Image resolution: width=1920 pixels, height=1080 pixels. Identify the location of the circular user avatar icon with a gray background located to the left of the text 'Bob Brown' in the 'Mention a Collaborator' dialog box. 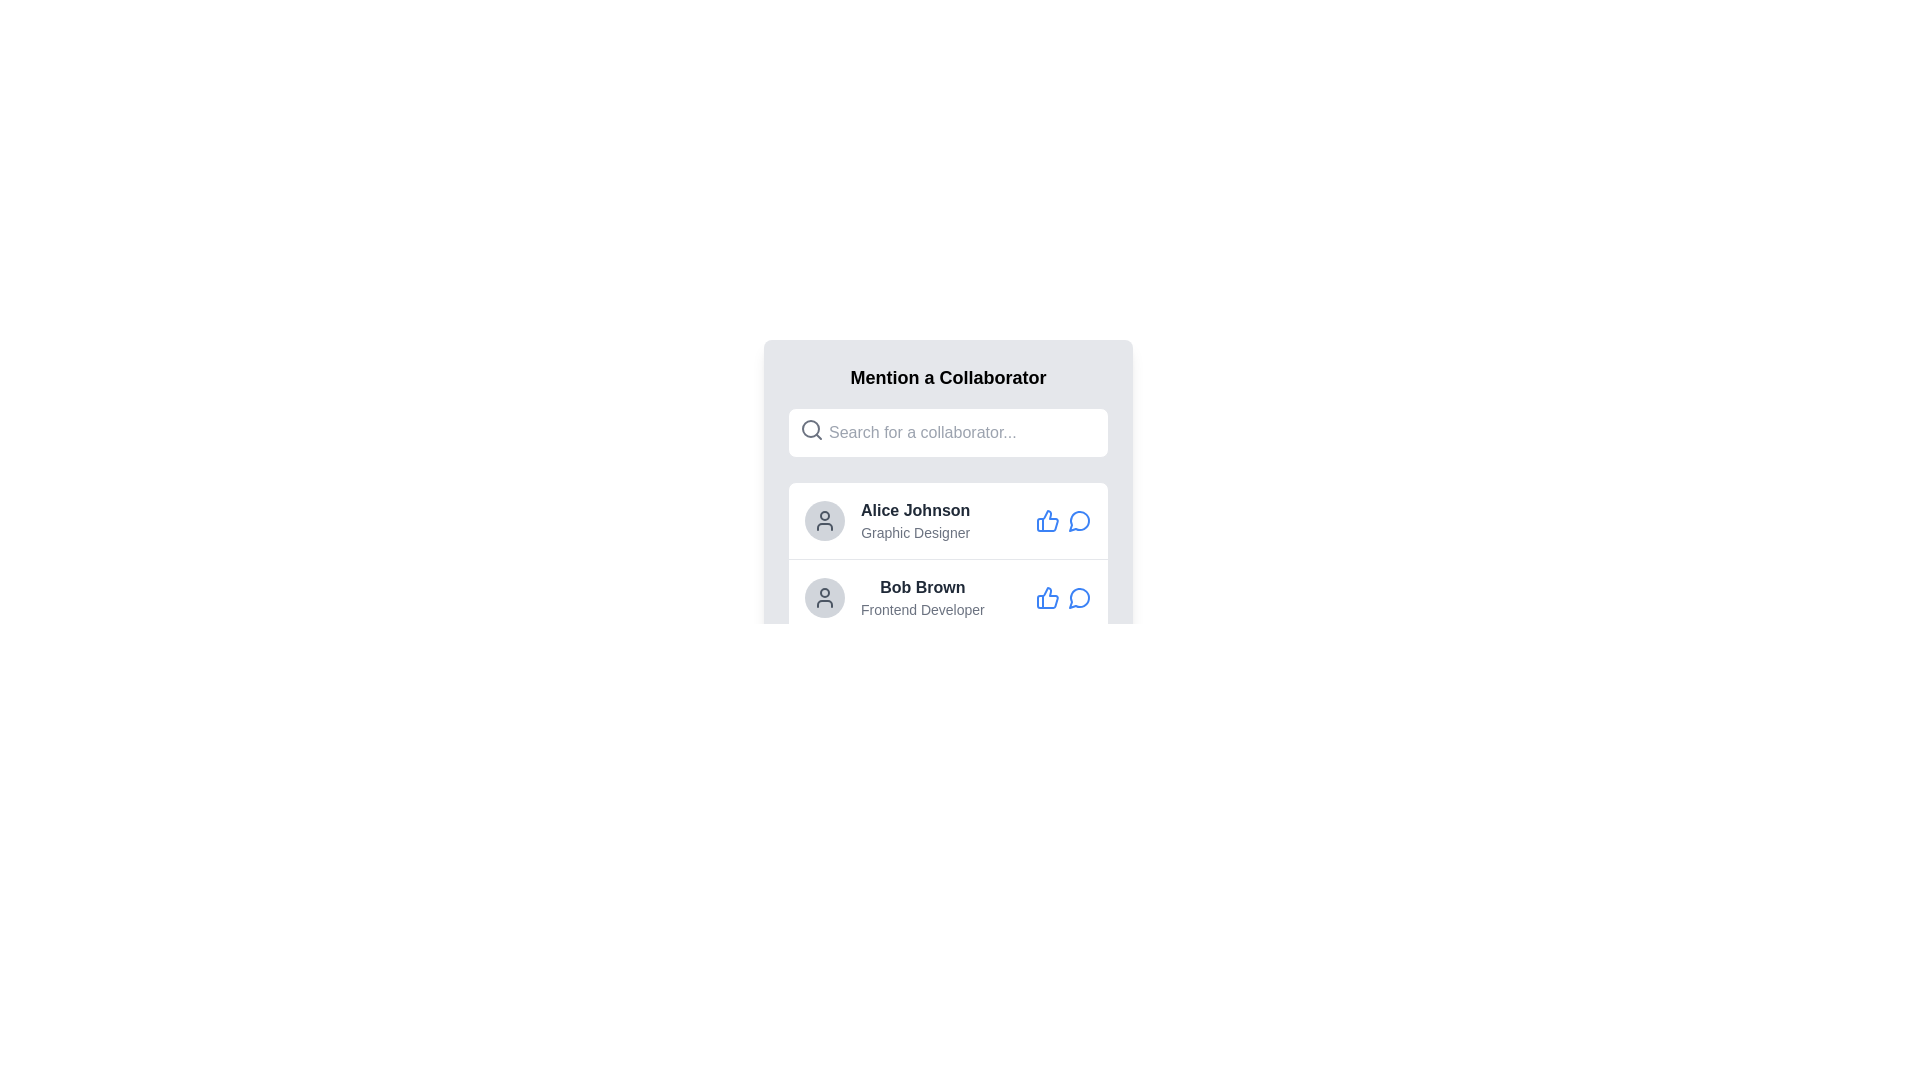
(825, 596).